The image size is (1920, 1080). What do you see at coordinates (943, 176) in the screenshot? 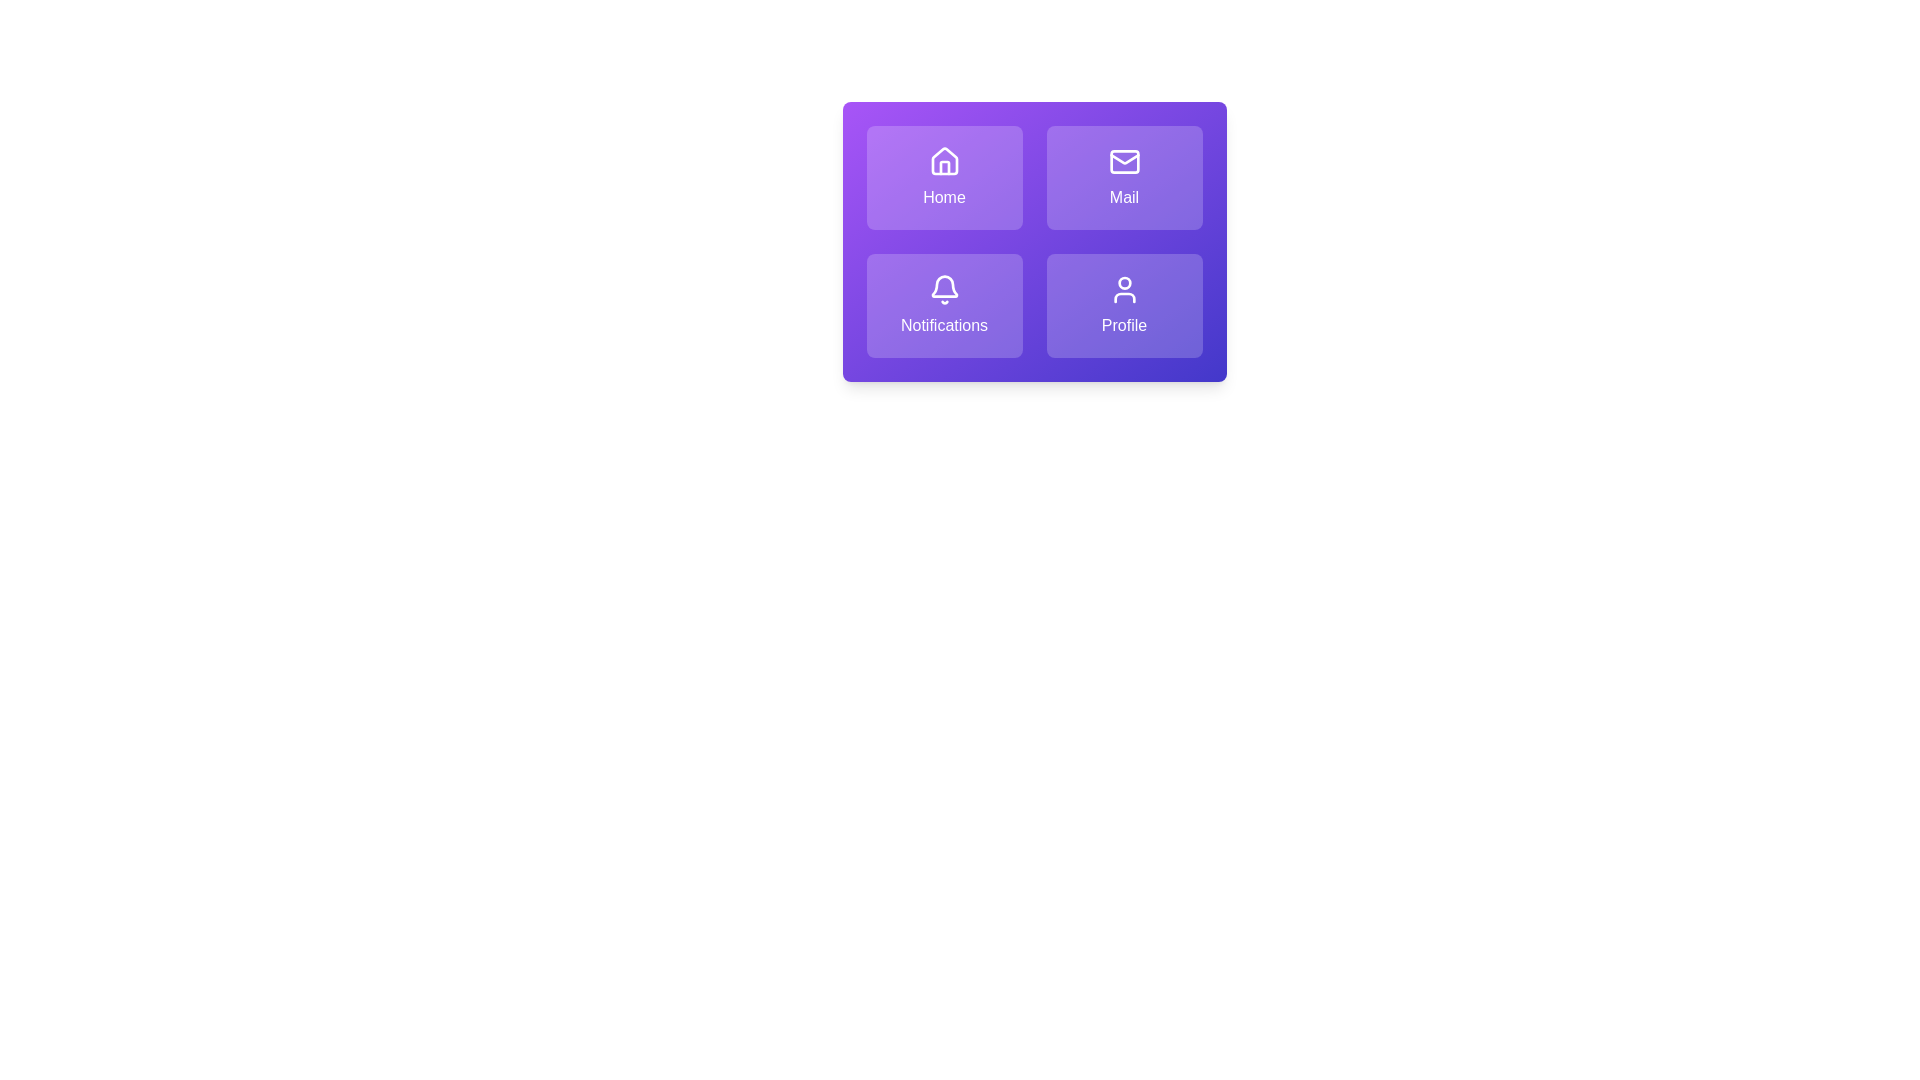
I see `the tile labeled Home to activate its action` at bounding box center [943, 176].